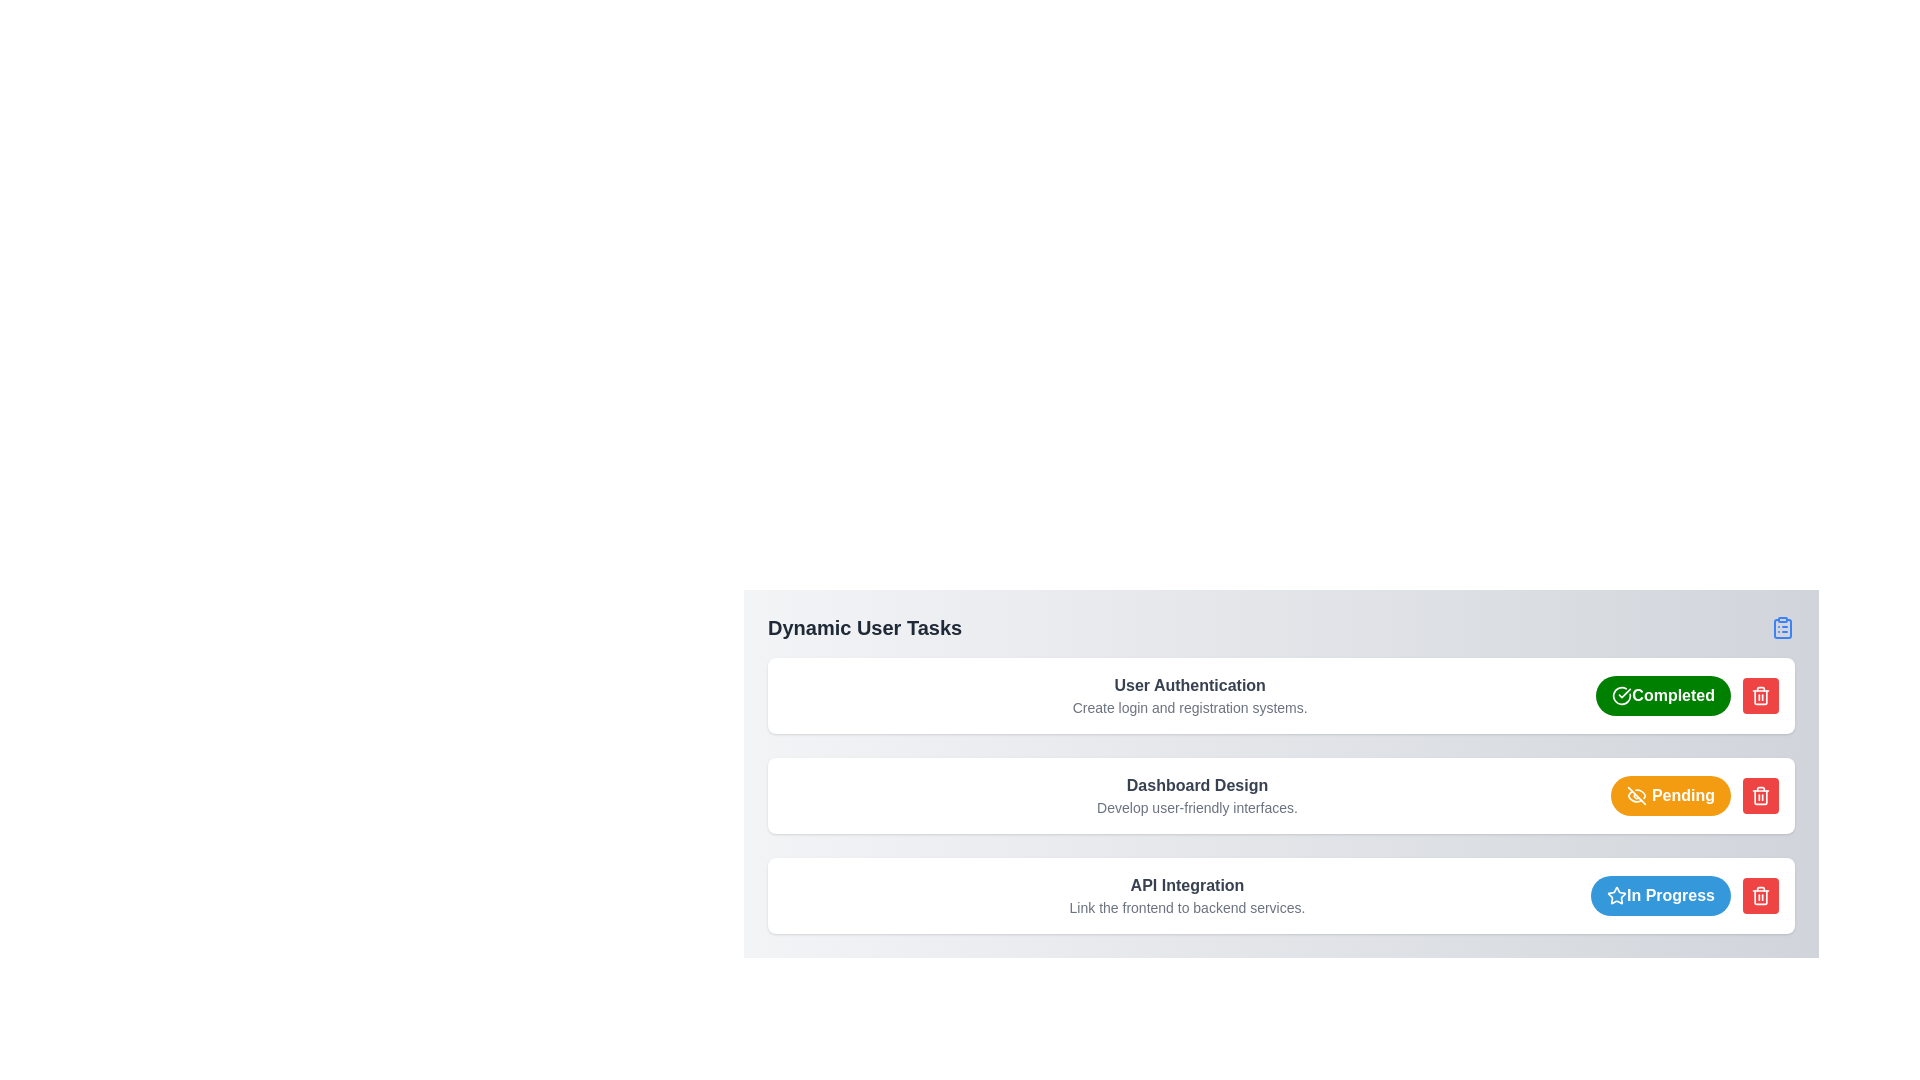 This screenshot has width=1920, height=1080. Describe the element at coordinates (1636, 794) in the screenshot. I see `the eye-off icon located on the 'Pending' button styled in orange in the second row of the task list` at that location.